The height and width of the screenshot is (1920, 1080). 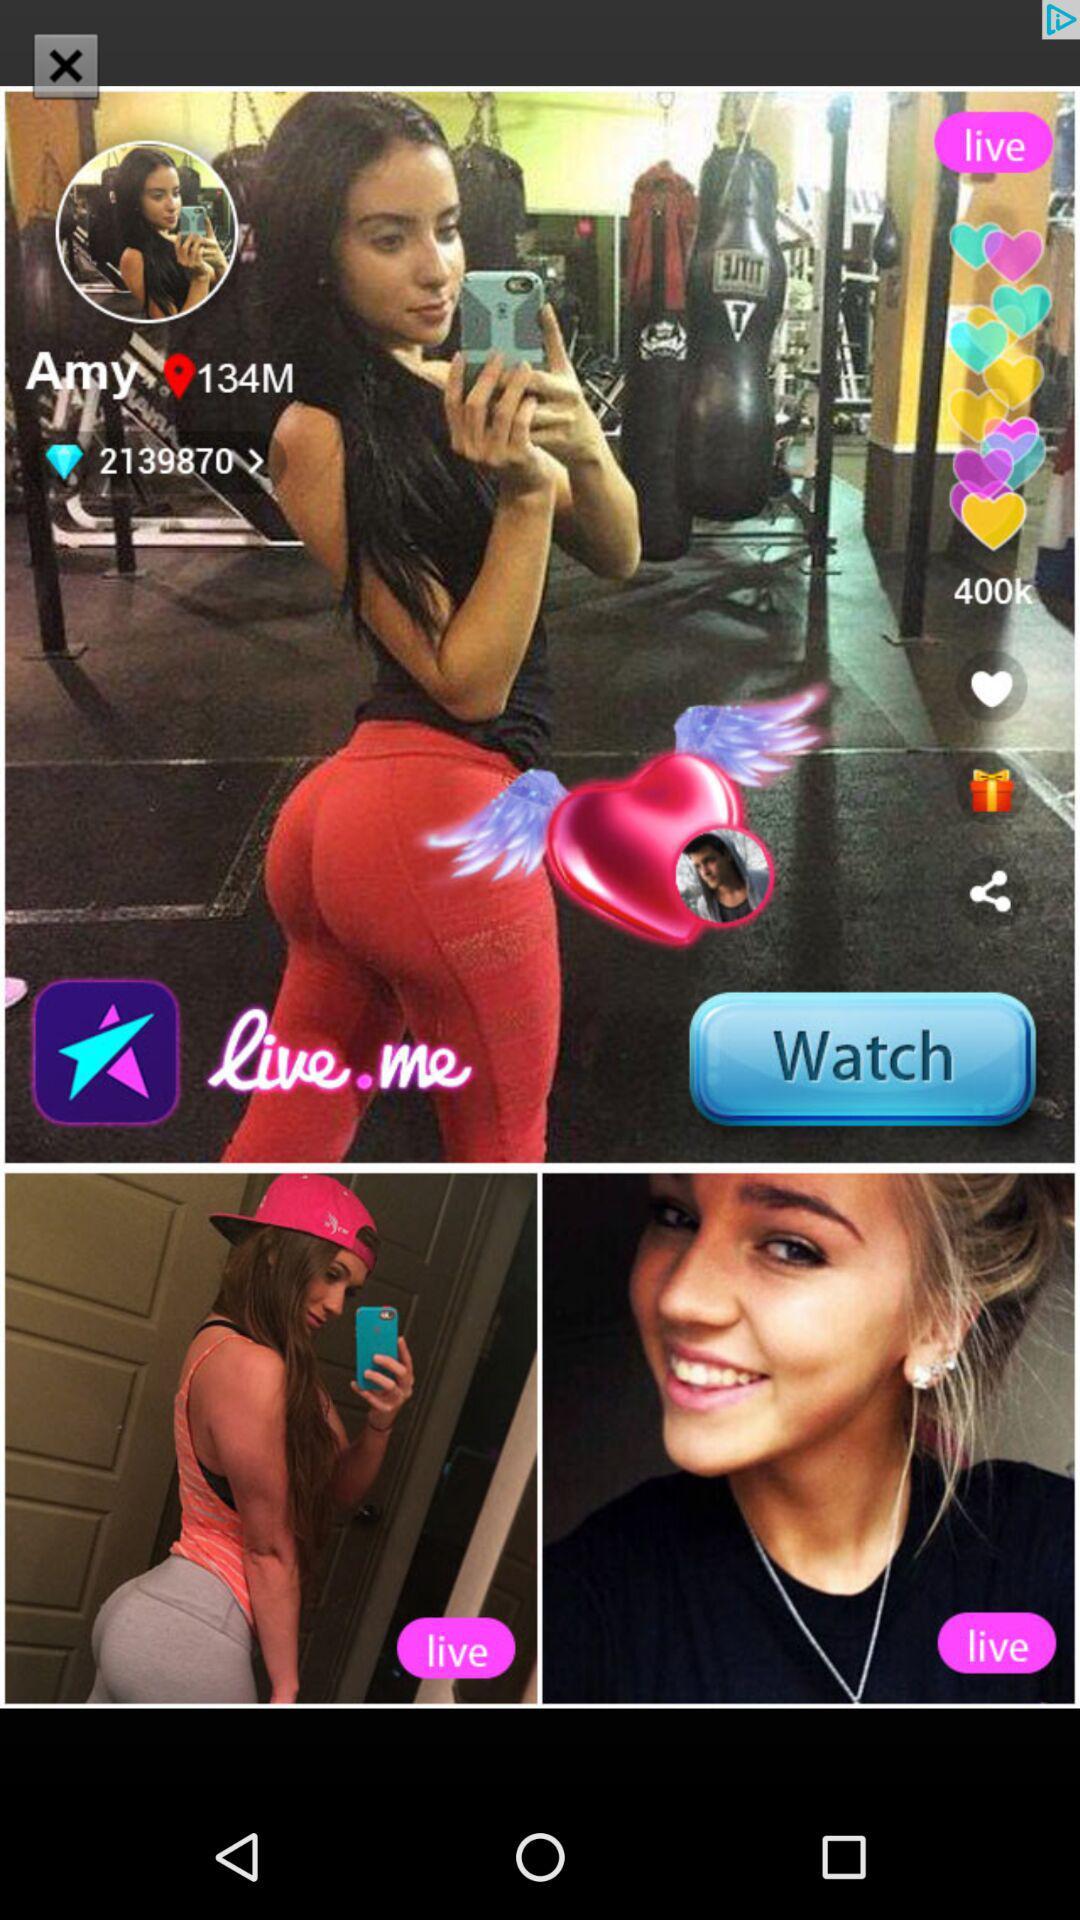 I want to click on the close icon, so click(x=64, y=70).